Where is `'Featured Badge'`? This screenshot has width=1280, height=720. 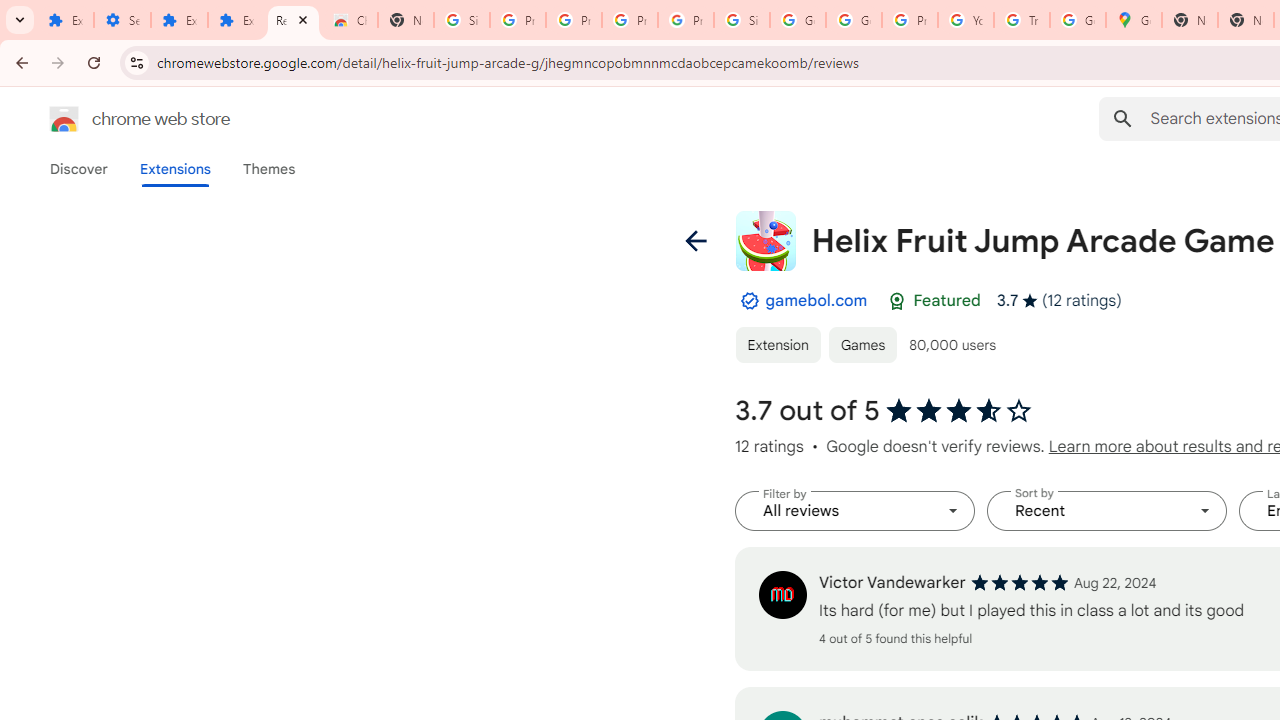
'Featured Badge' is located at coordinates (896, 301).